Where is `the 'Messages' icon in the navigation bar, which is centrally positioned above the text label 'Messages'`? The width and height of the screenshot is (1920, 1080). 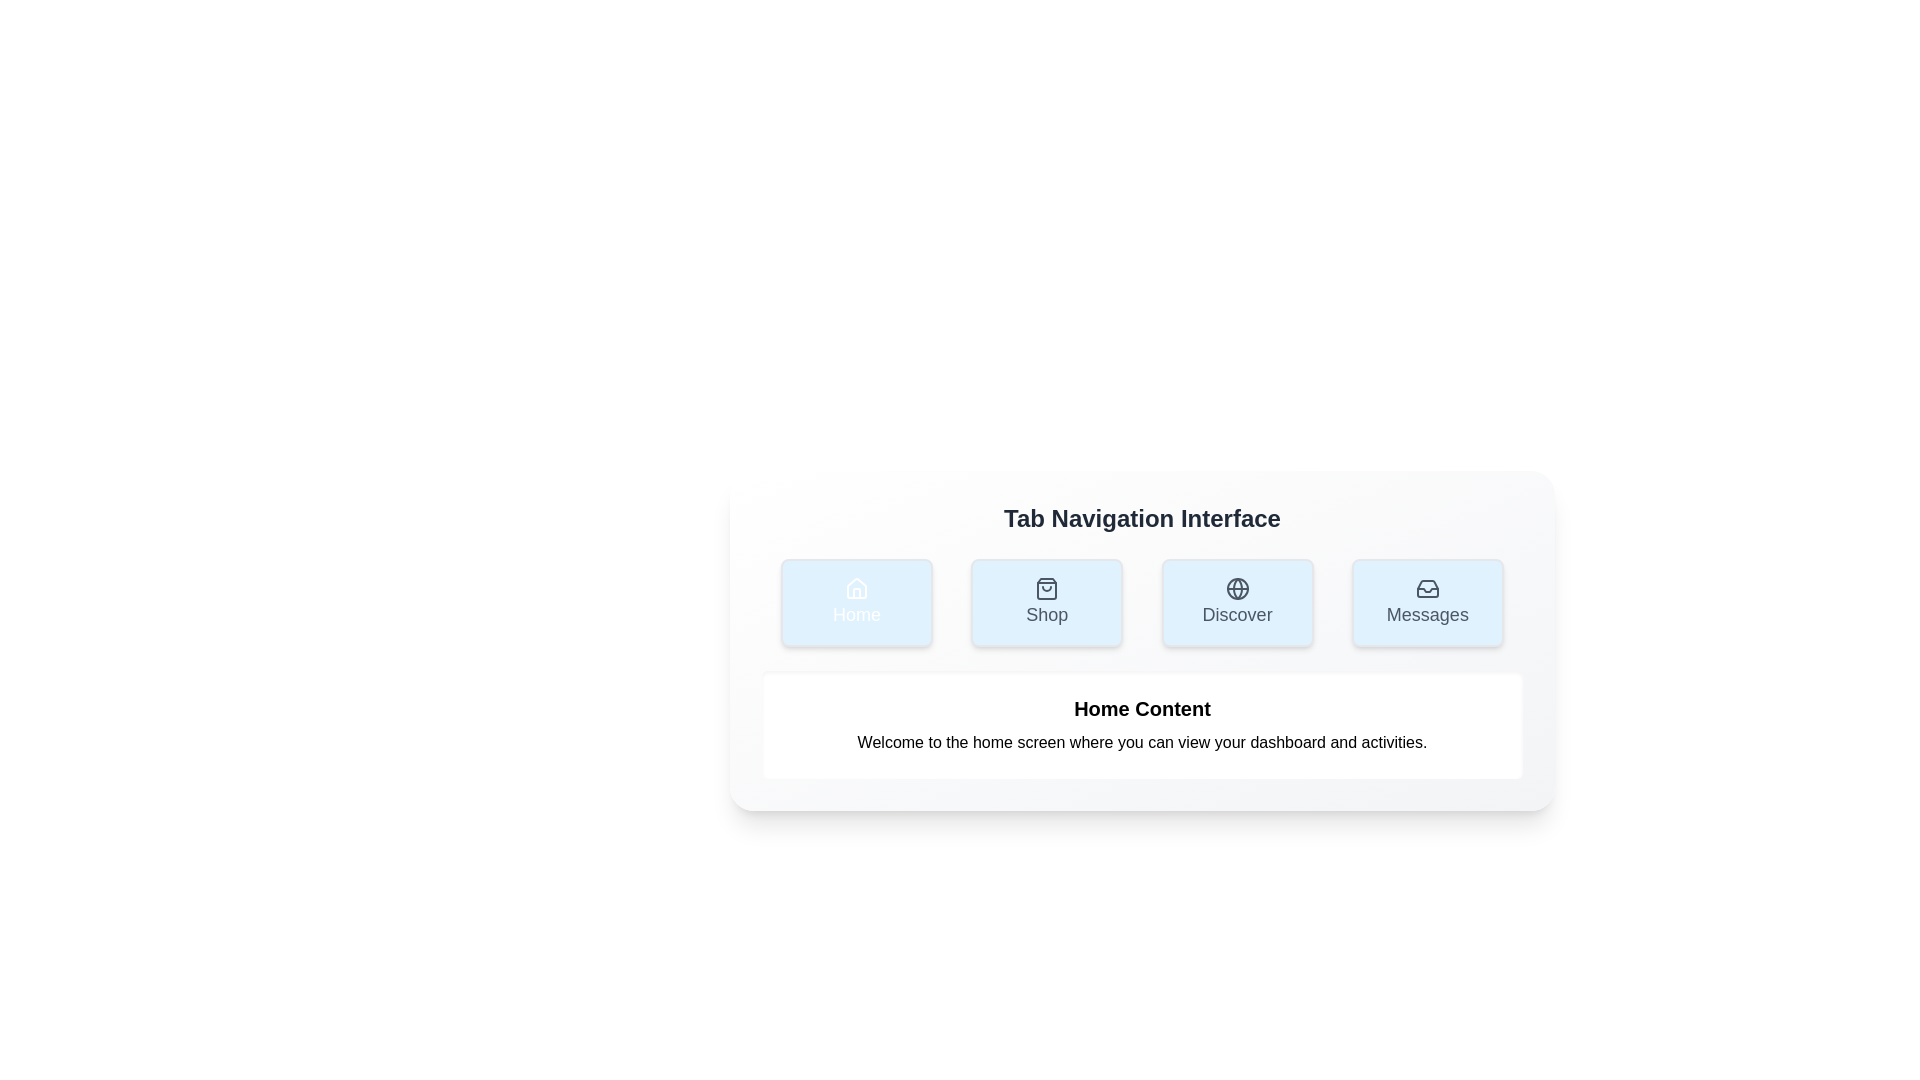
the 'Messages' icon in the navigation bar, which is centrally positioned above the text label 'Messages' is located at coordinates (1426, 588).